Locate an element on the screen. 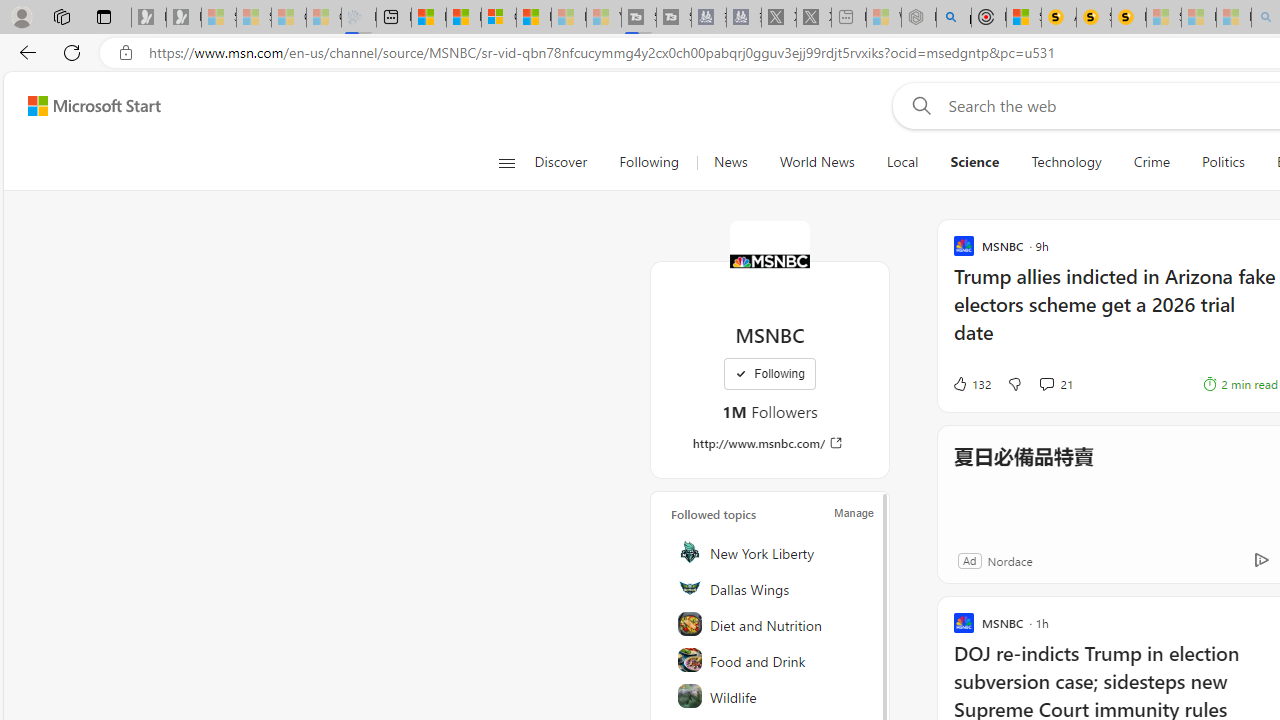  'Crime' is located at coordinates (1152, 162).